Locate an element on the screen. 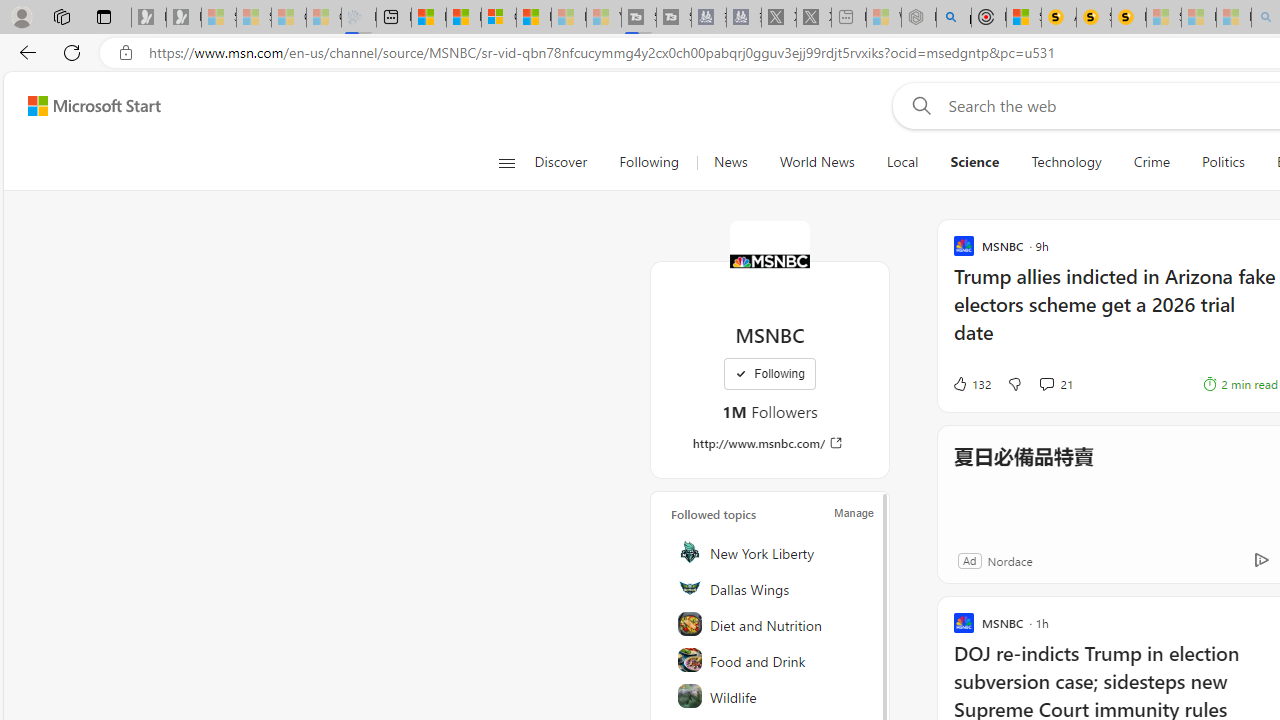  'Crime' is located at coordinates (1152, 162).